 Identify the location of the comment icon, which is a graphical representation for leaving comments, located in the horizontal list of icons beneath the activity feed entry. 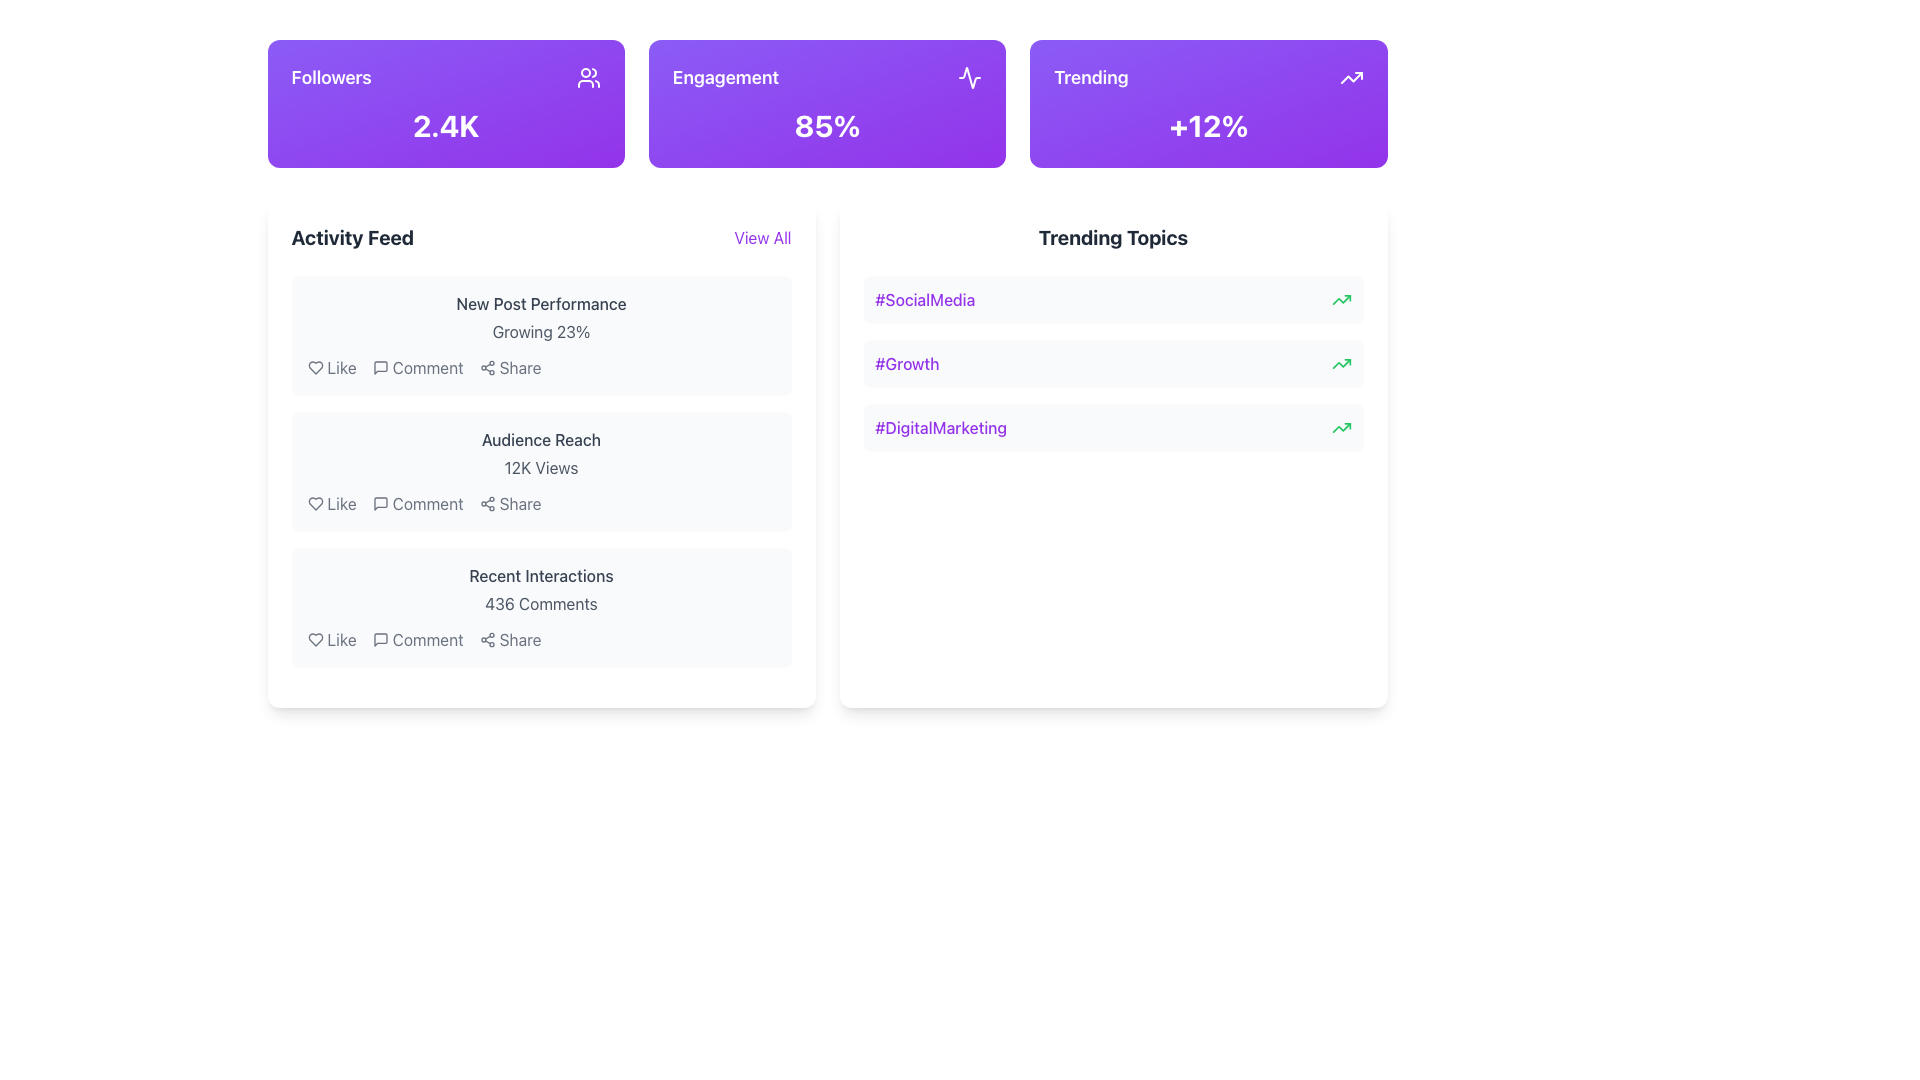
(380, 367).